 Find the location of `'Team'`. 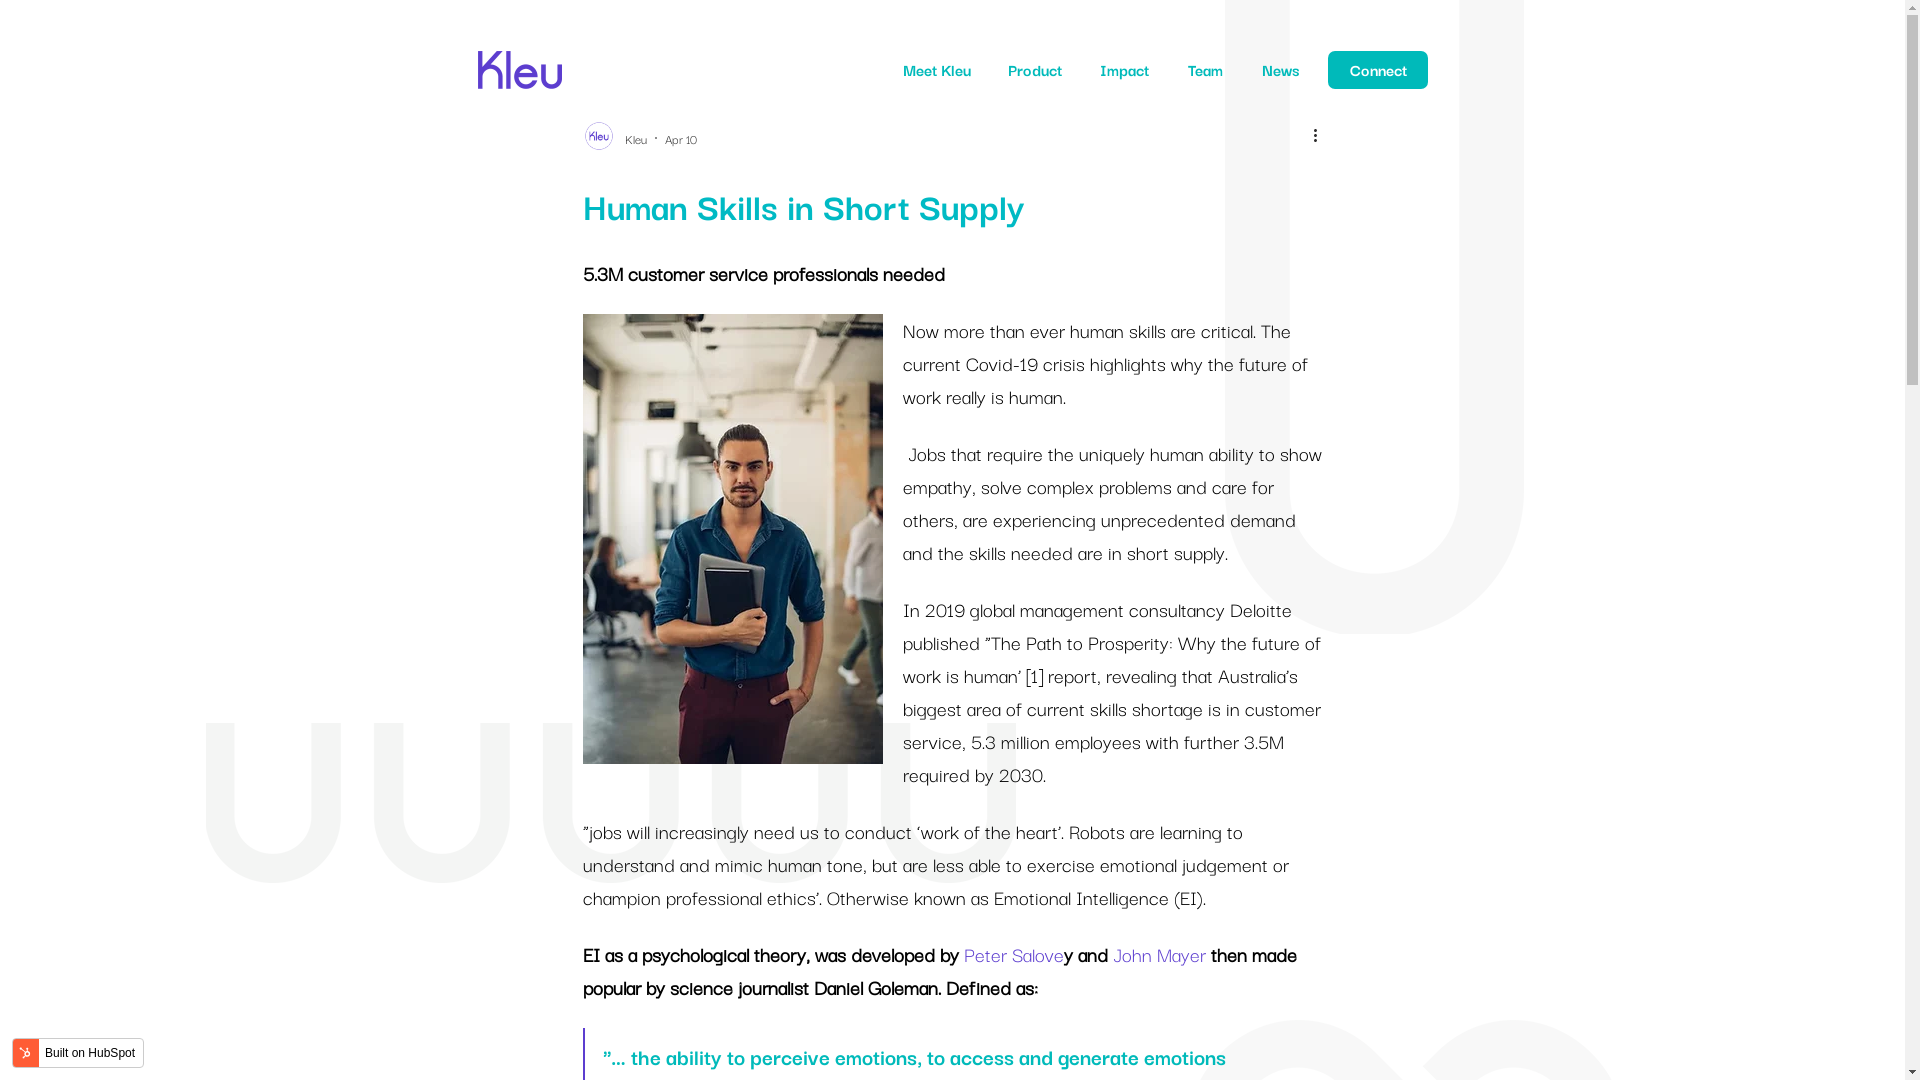

'Team' is located at coordinates (1204, 68).